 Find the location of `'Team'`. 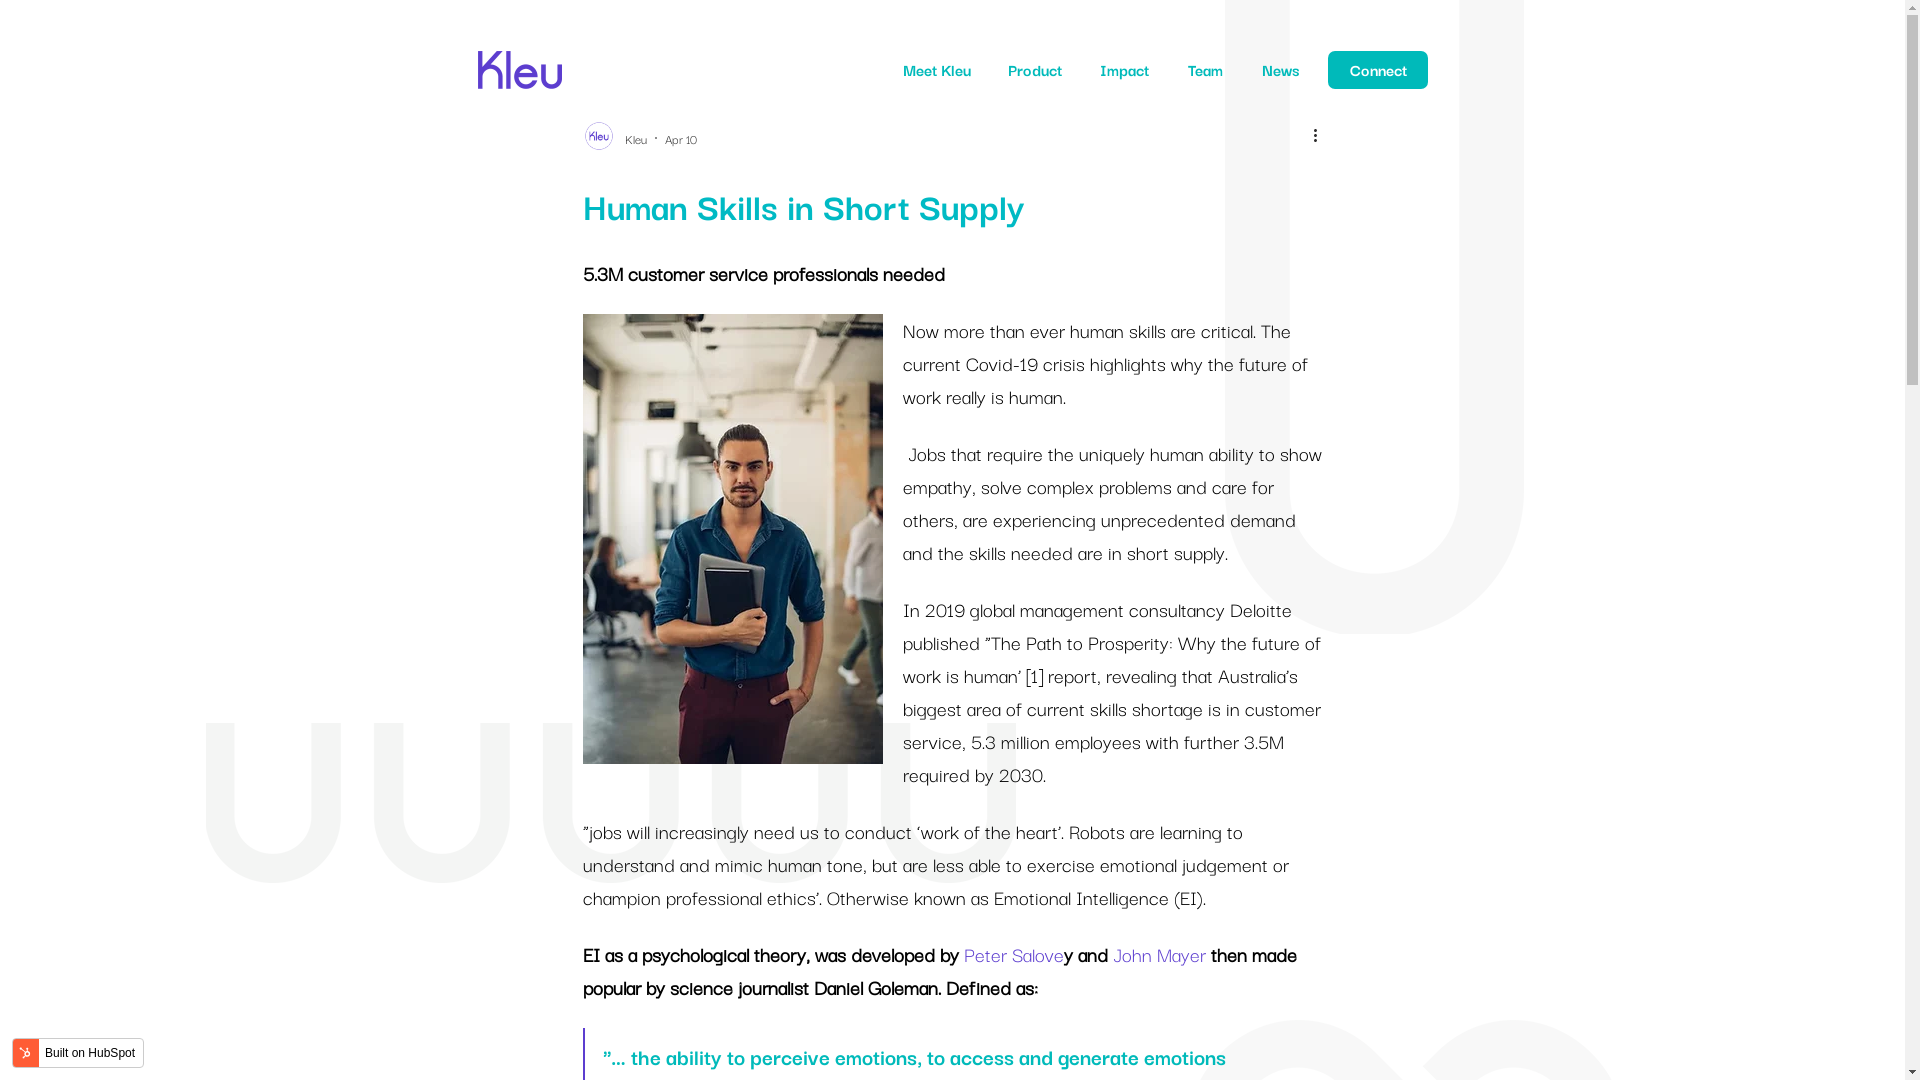

'Team' is located at coordinates (1204, 68).